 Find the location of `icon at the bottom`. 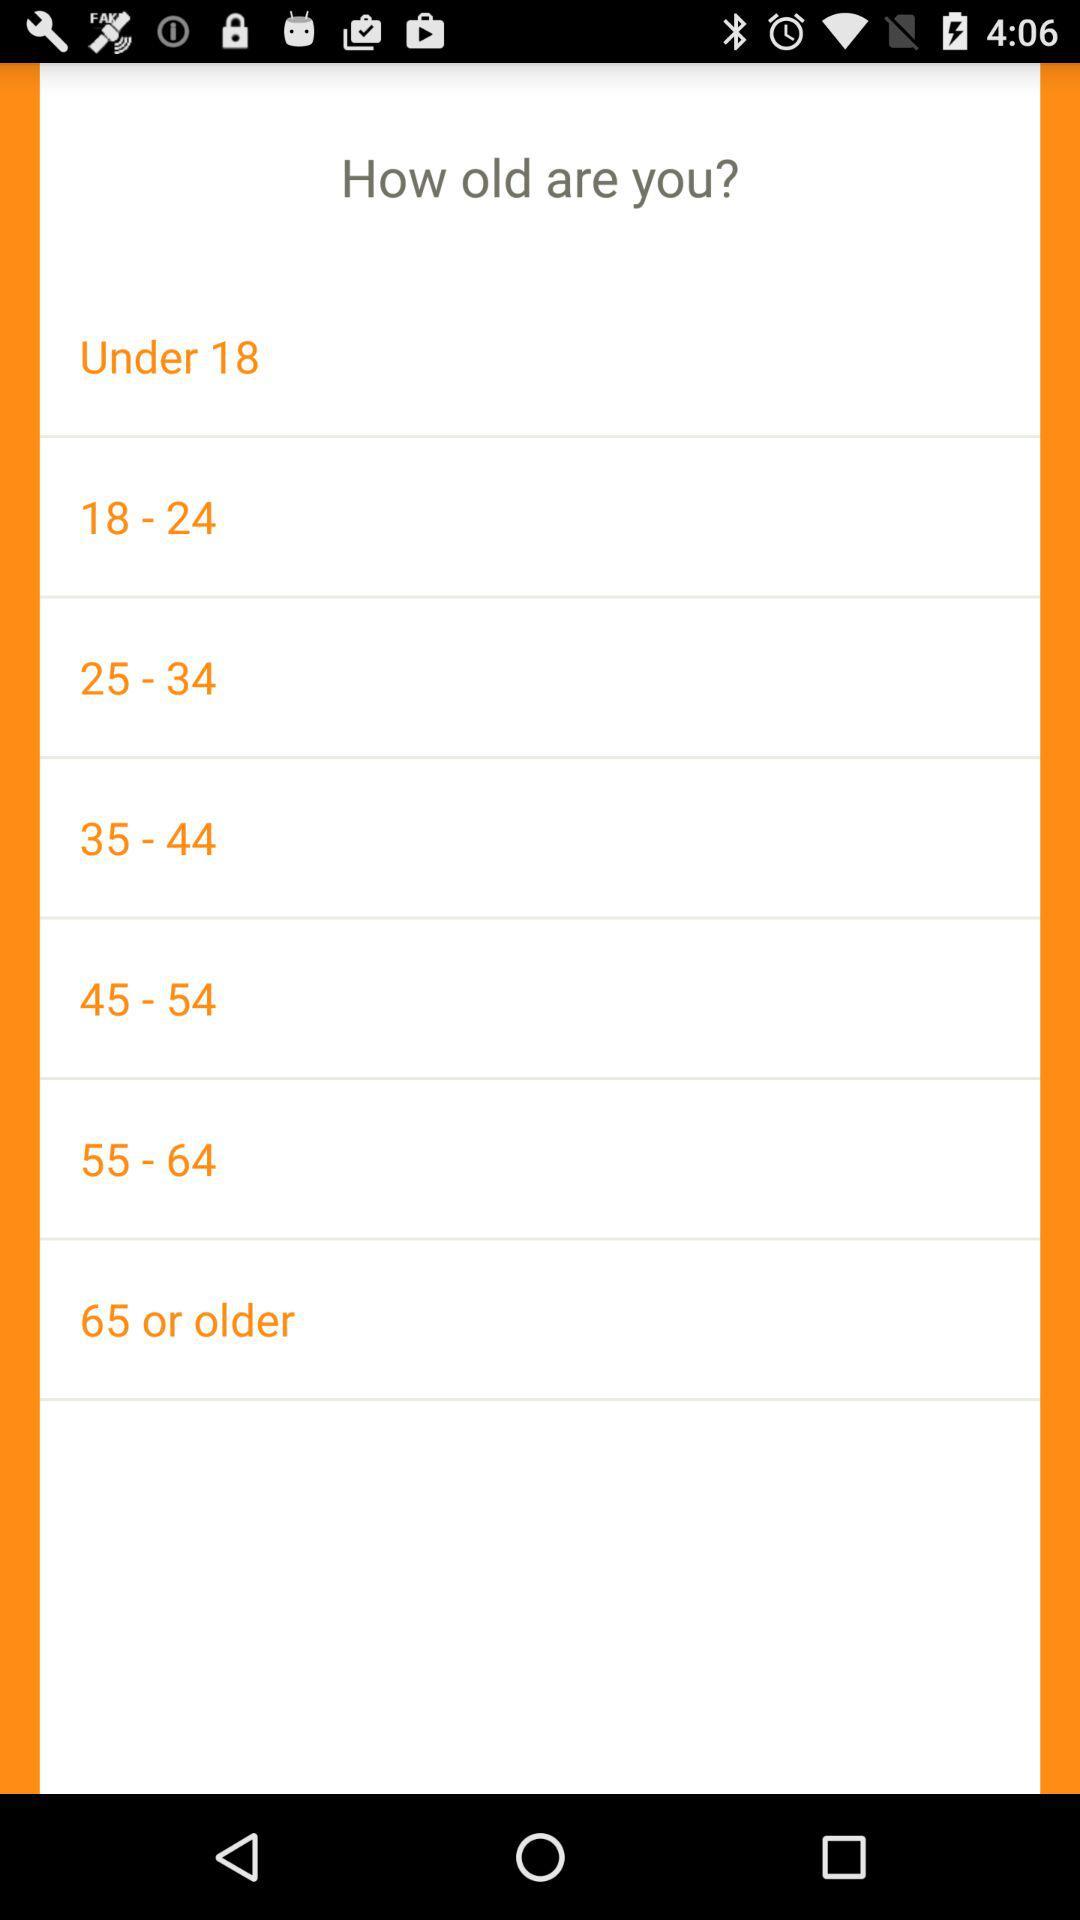

icon at the bottom is located at coordinates (540, 1319).